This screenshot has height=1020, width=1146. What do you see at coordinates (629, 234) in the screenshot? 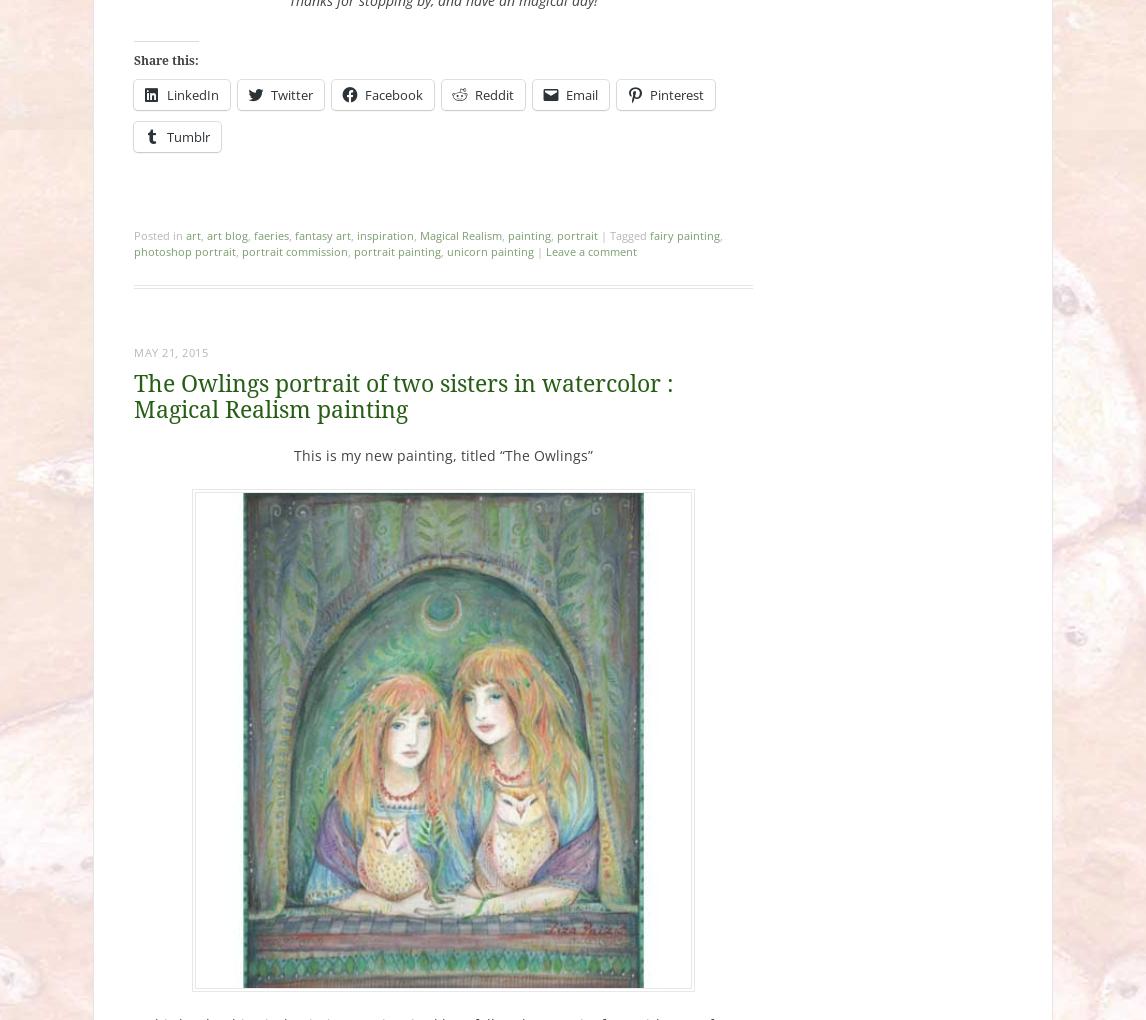
I see `'Tagged'` at bounding box center [629, 234].